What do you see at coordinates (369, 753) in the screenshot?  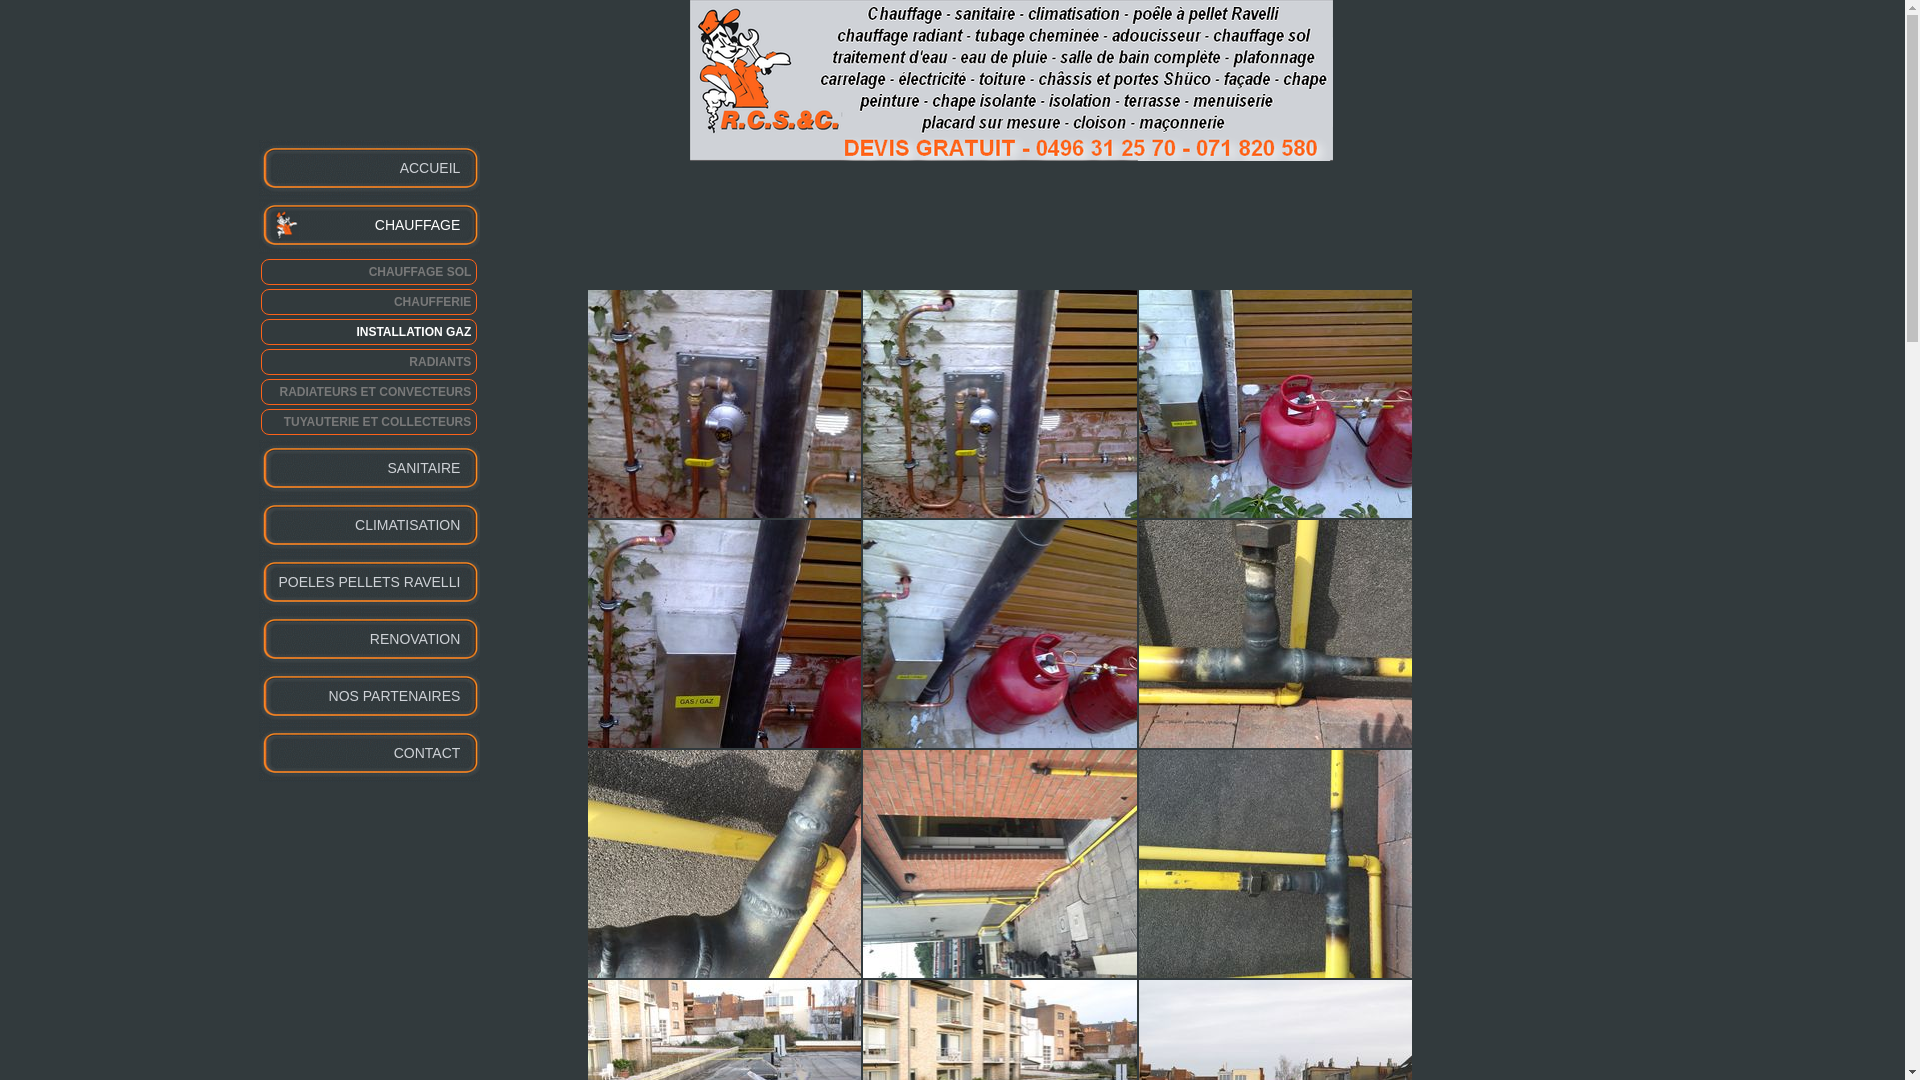 I see `'CONTACT'` at bounding box center [369, 753].